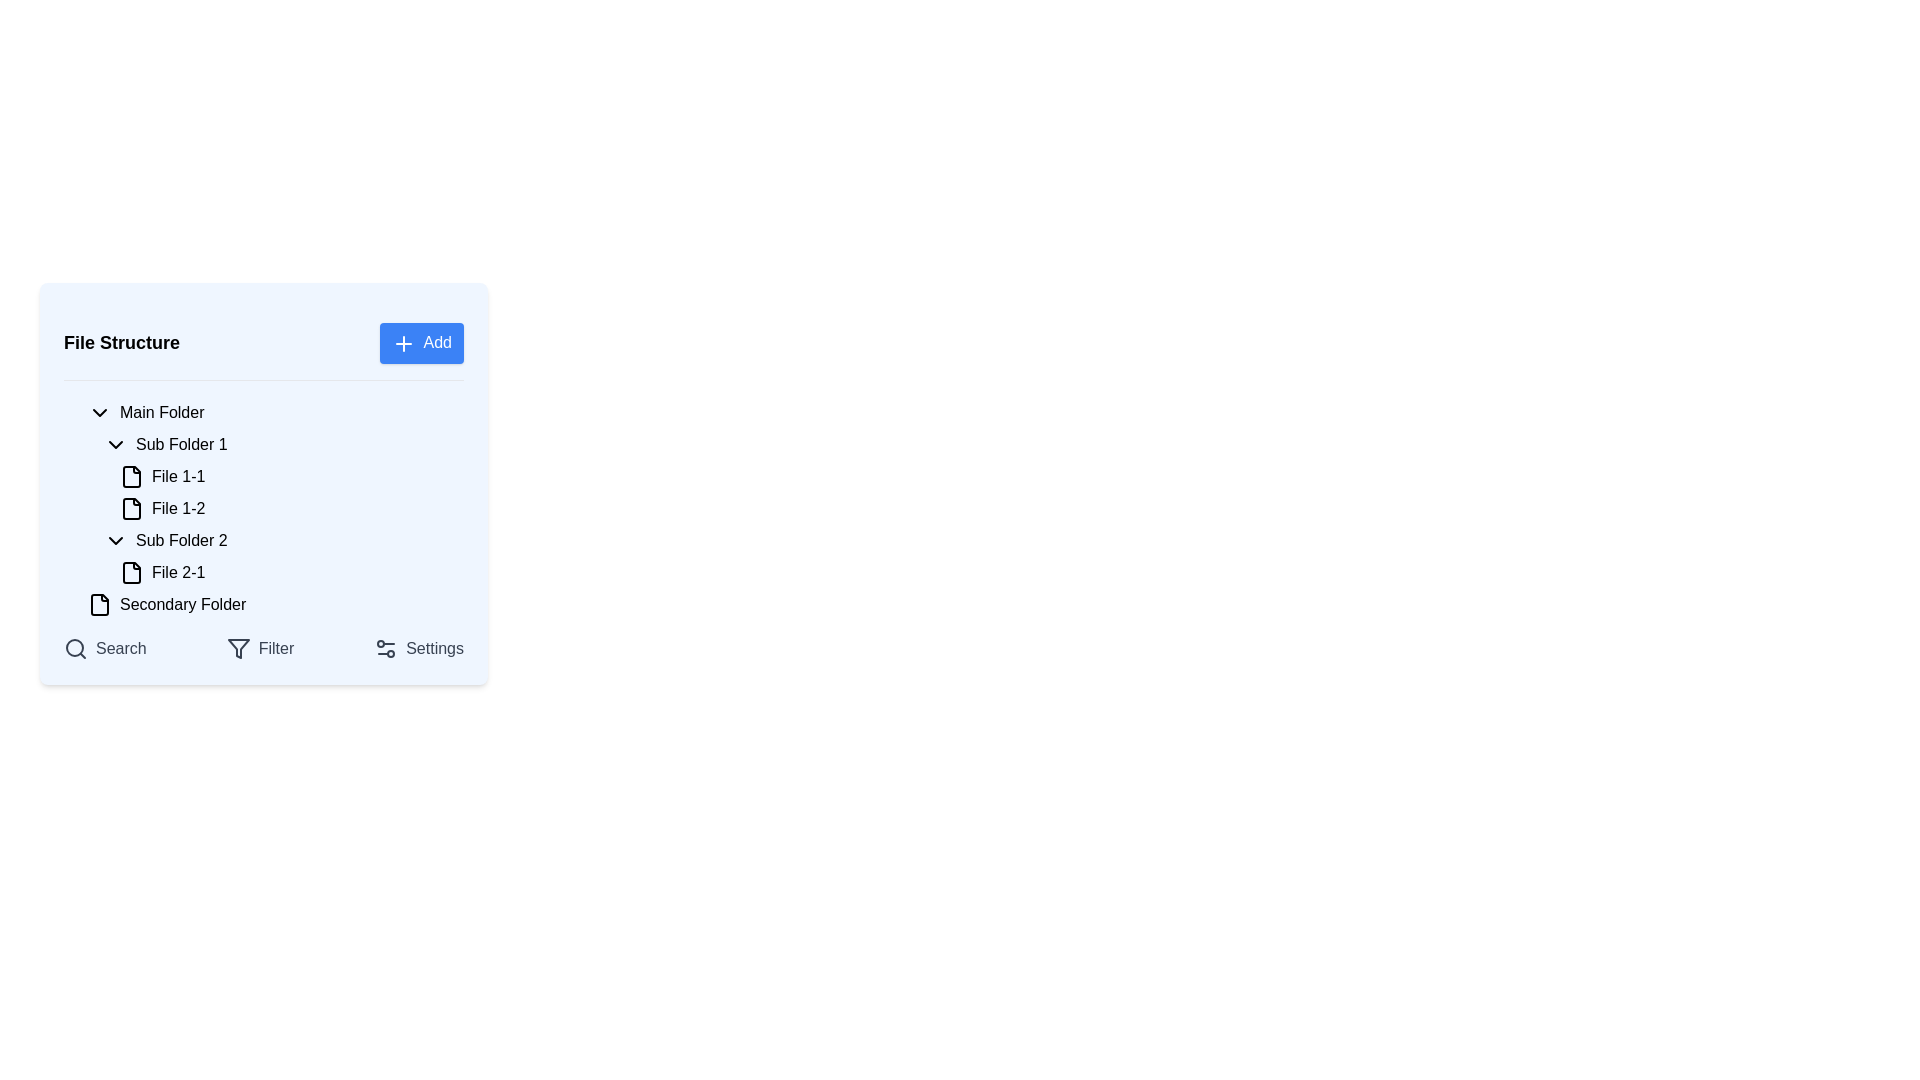 The image size is (1920, 1080). What do you see at coordinates (259, 648) in the screenshot?
I see `the central filtering options button located between the 'Search' and 'Settings' buttons` at bounding box center [259, 648].